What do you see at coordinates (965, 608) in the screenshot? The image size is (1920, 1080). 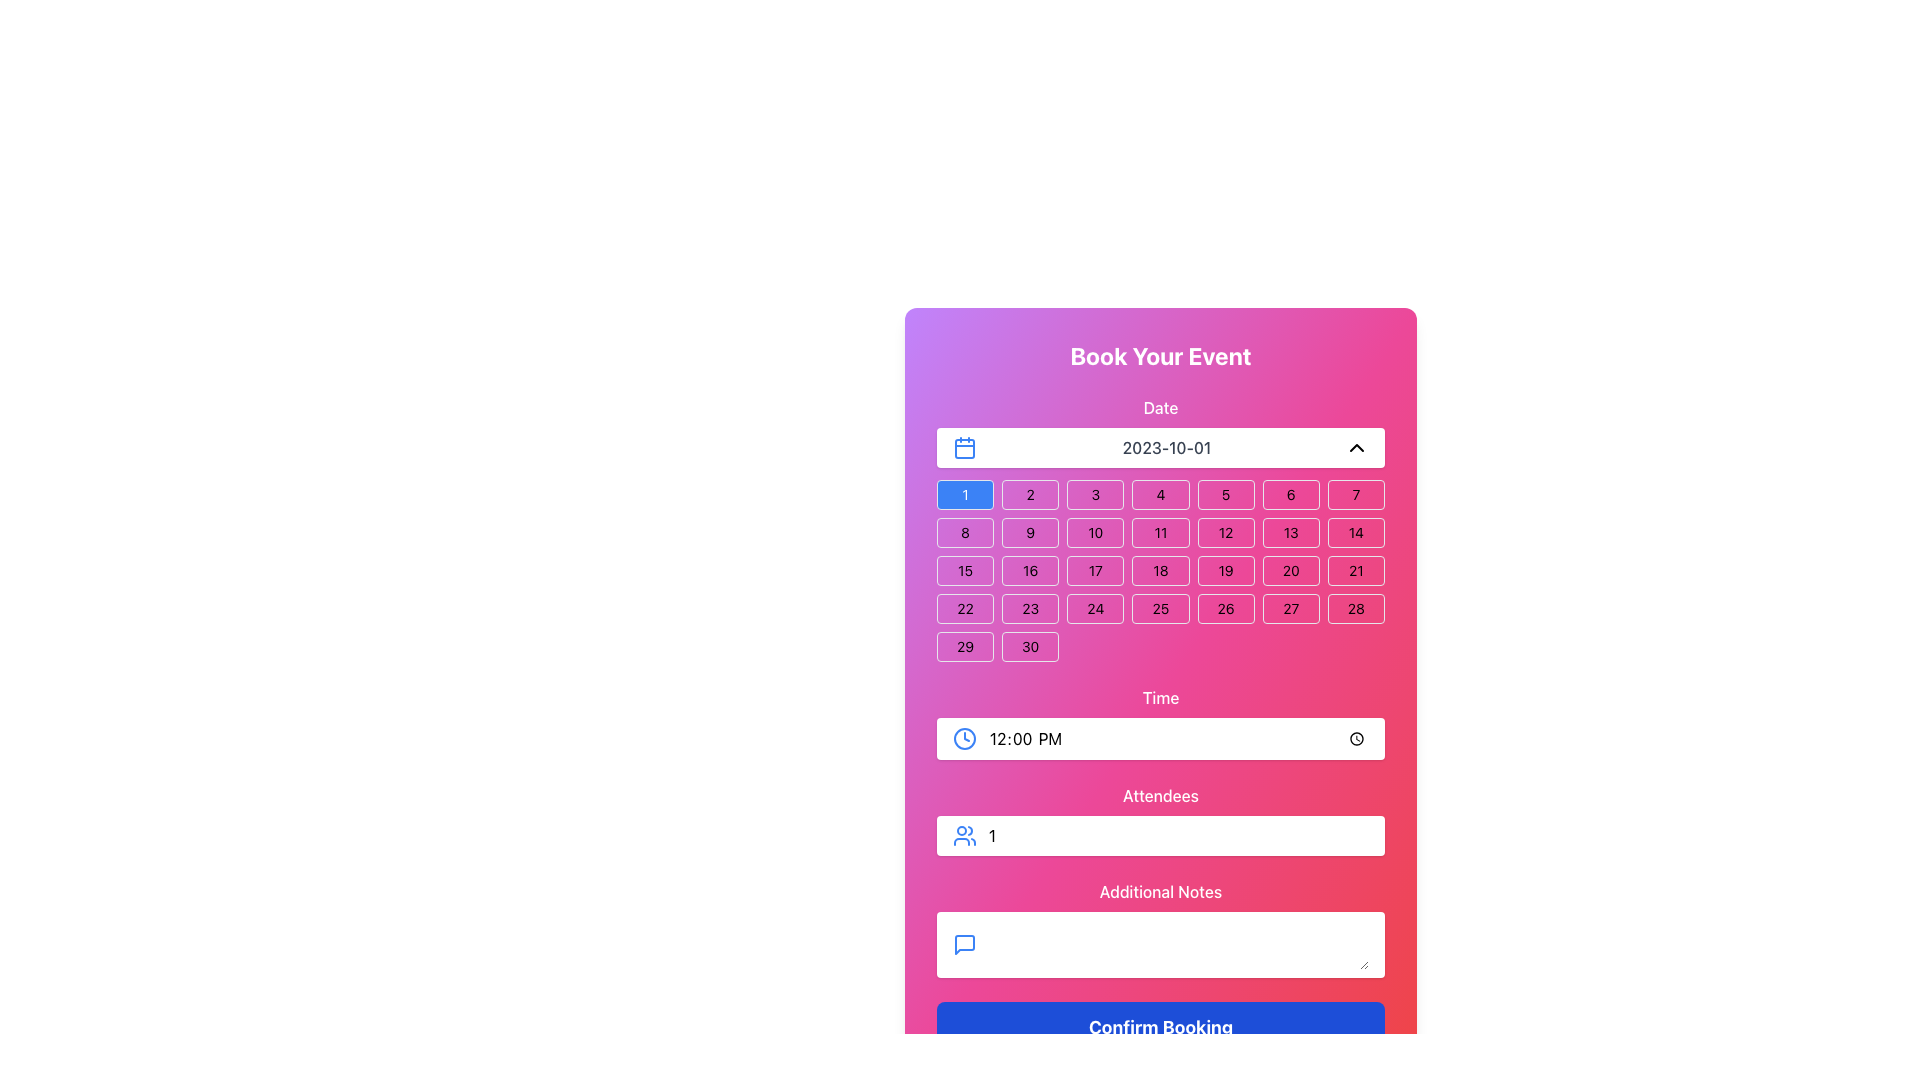 I see `the rectangular button with rounded edges, pink background, and black text displaying '22', located in the fourth row and first column of the grid layout` at bounding box center [965, 608].